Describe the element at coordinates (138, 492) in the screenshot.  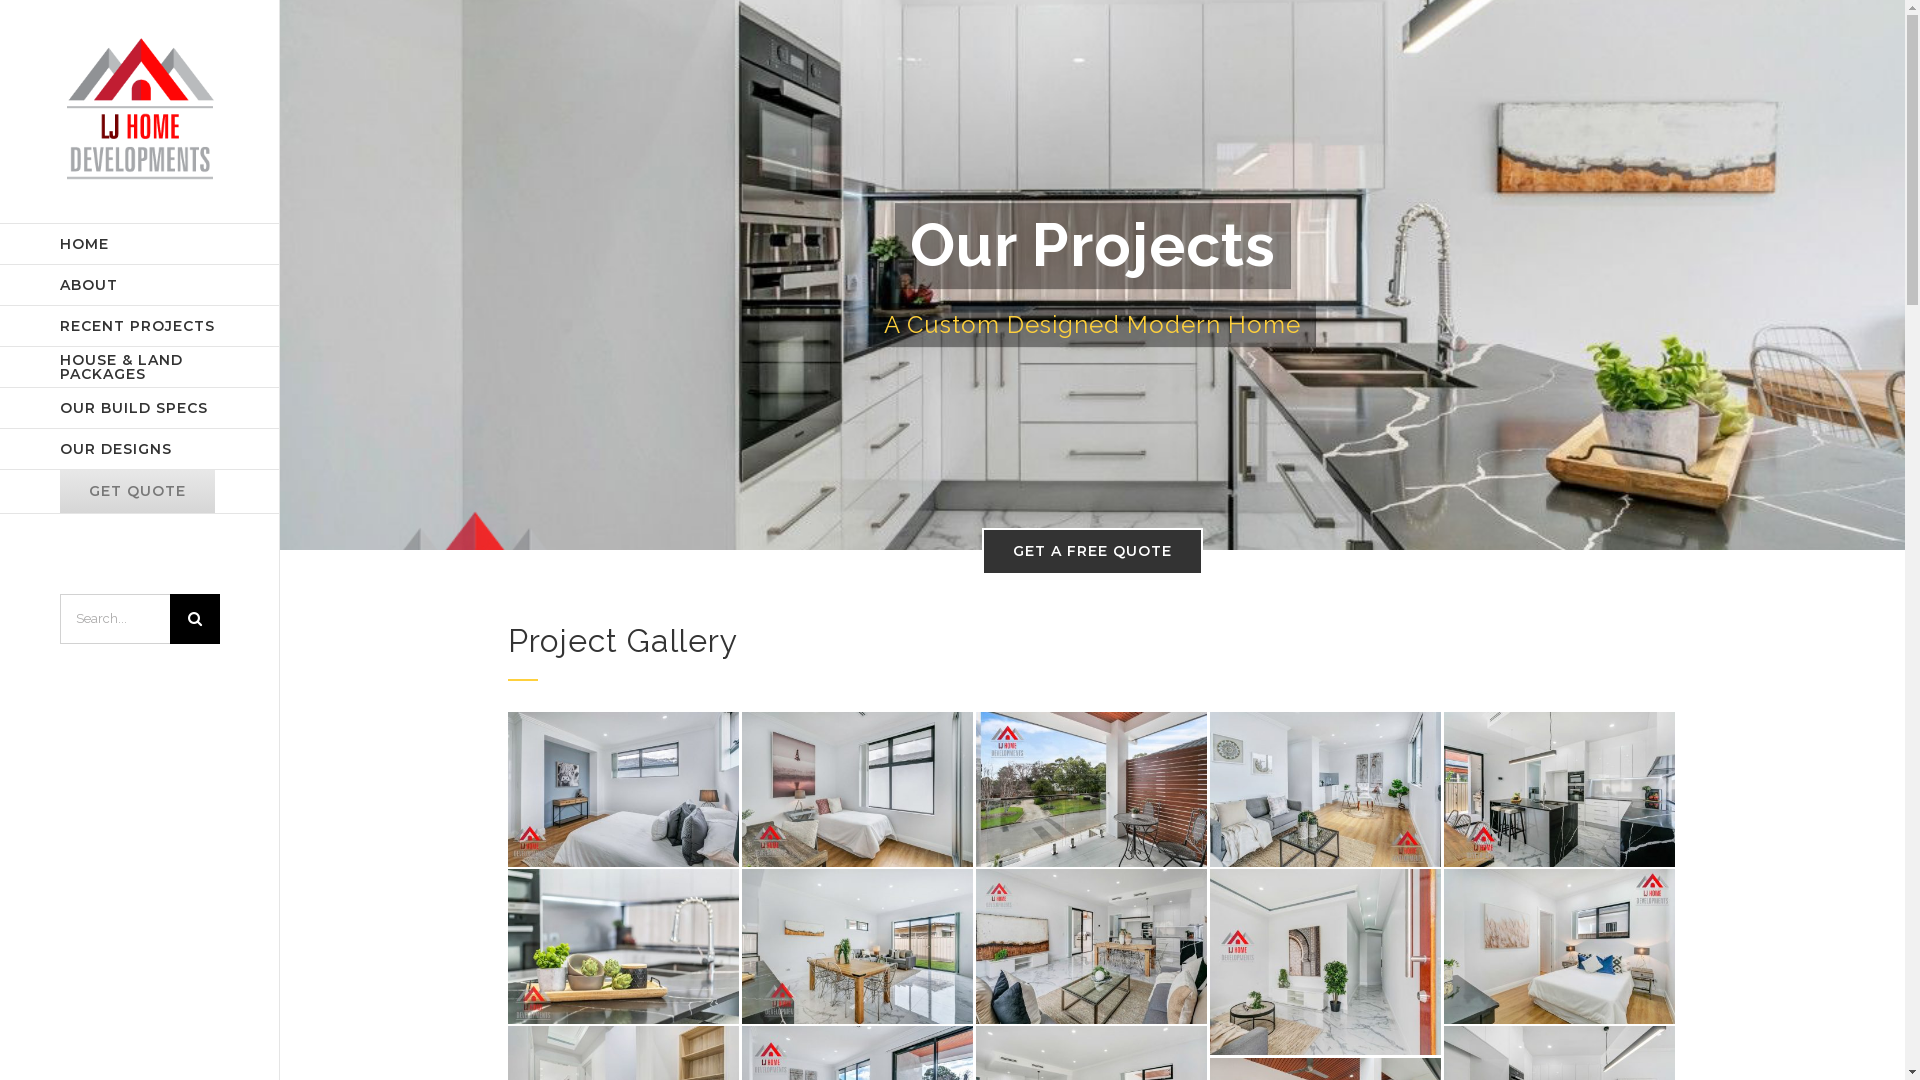
I see `'GET QUOTE'` at that location.